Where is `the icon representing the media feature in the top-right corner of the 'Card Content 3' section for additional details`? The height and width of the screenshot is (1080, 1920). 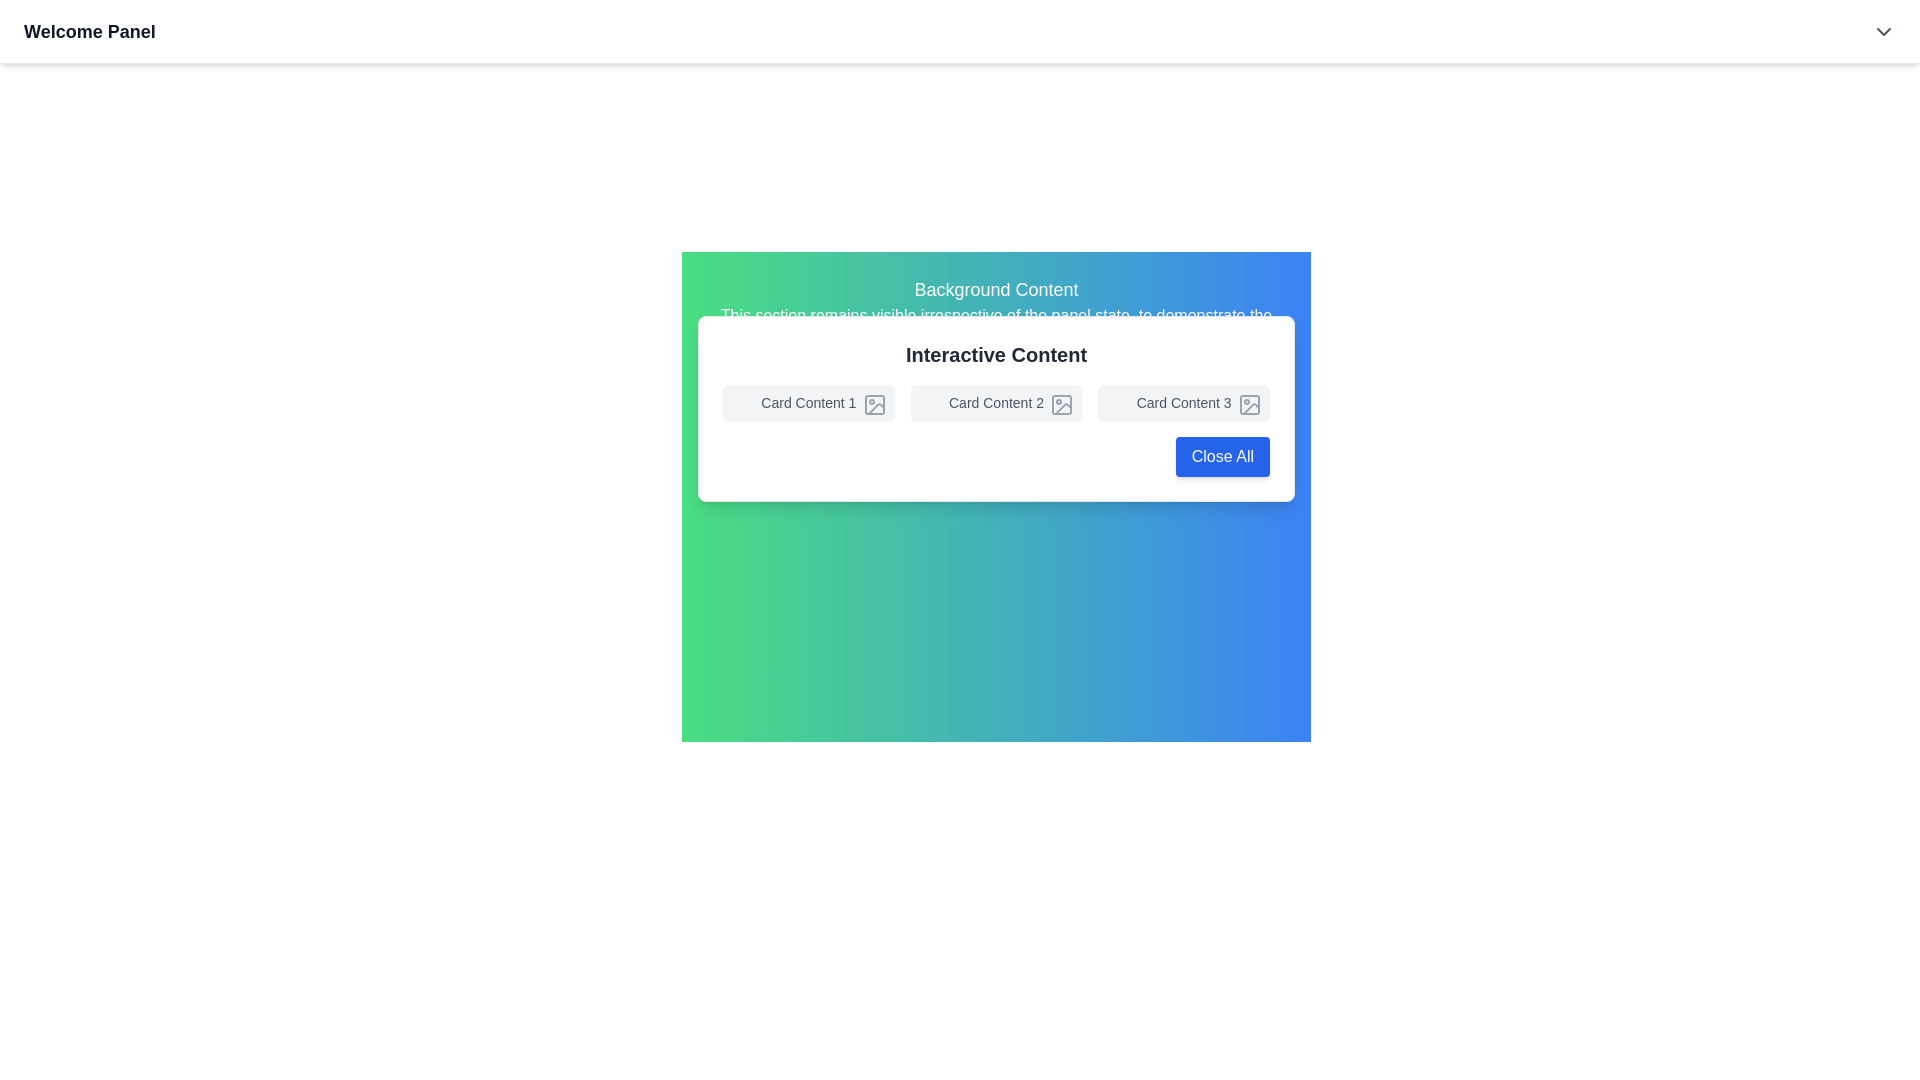 the icon representing the media feature in the top-right corner of the 'Card Content 3' section for additional details is located at coordinates (1248, 405).